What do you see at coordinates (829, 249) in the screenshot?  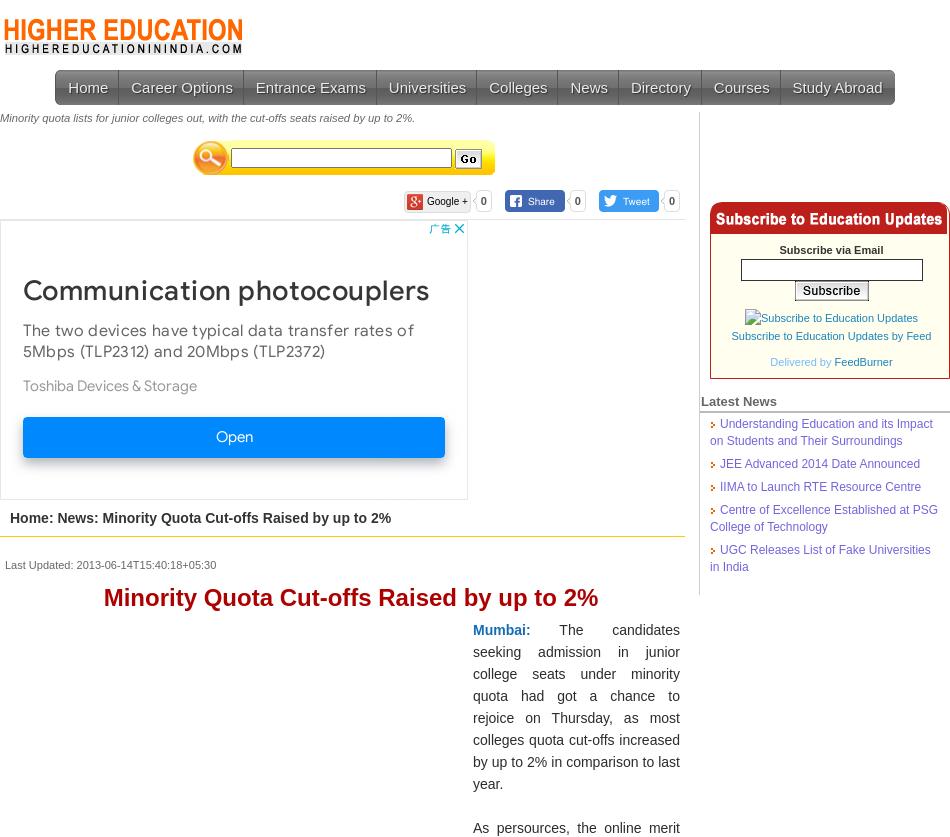 I see `'Subscribe via Email'` at bounding box center [829, 249].